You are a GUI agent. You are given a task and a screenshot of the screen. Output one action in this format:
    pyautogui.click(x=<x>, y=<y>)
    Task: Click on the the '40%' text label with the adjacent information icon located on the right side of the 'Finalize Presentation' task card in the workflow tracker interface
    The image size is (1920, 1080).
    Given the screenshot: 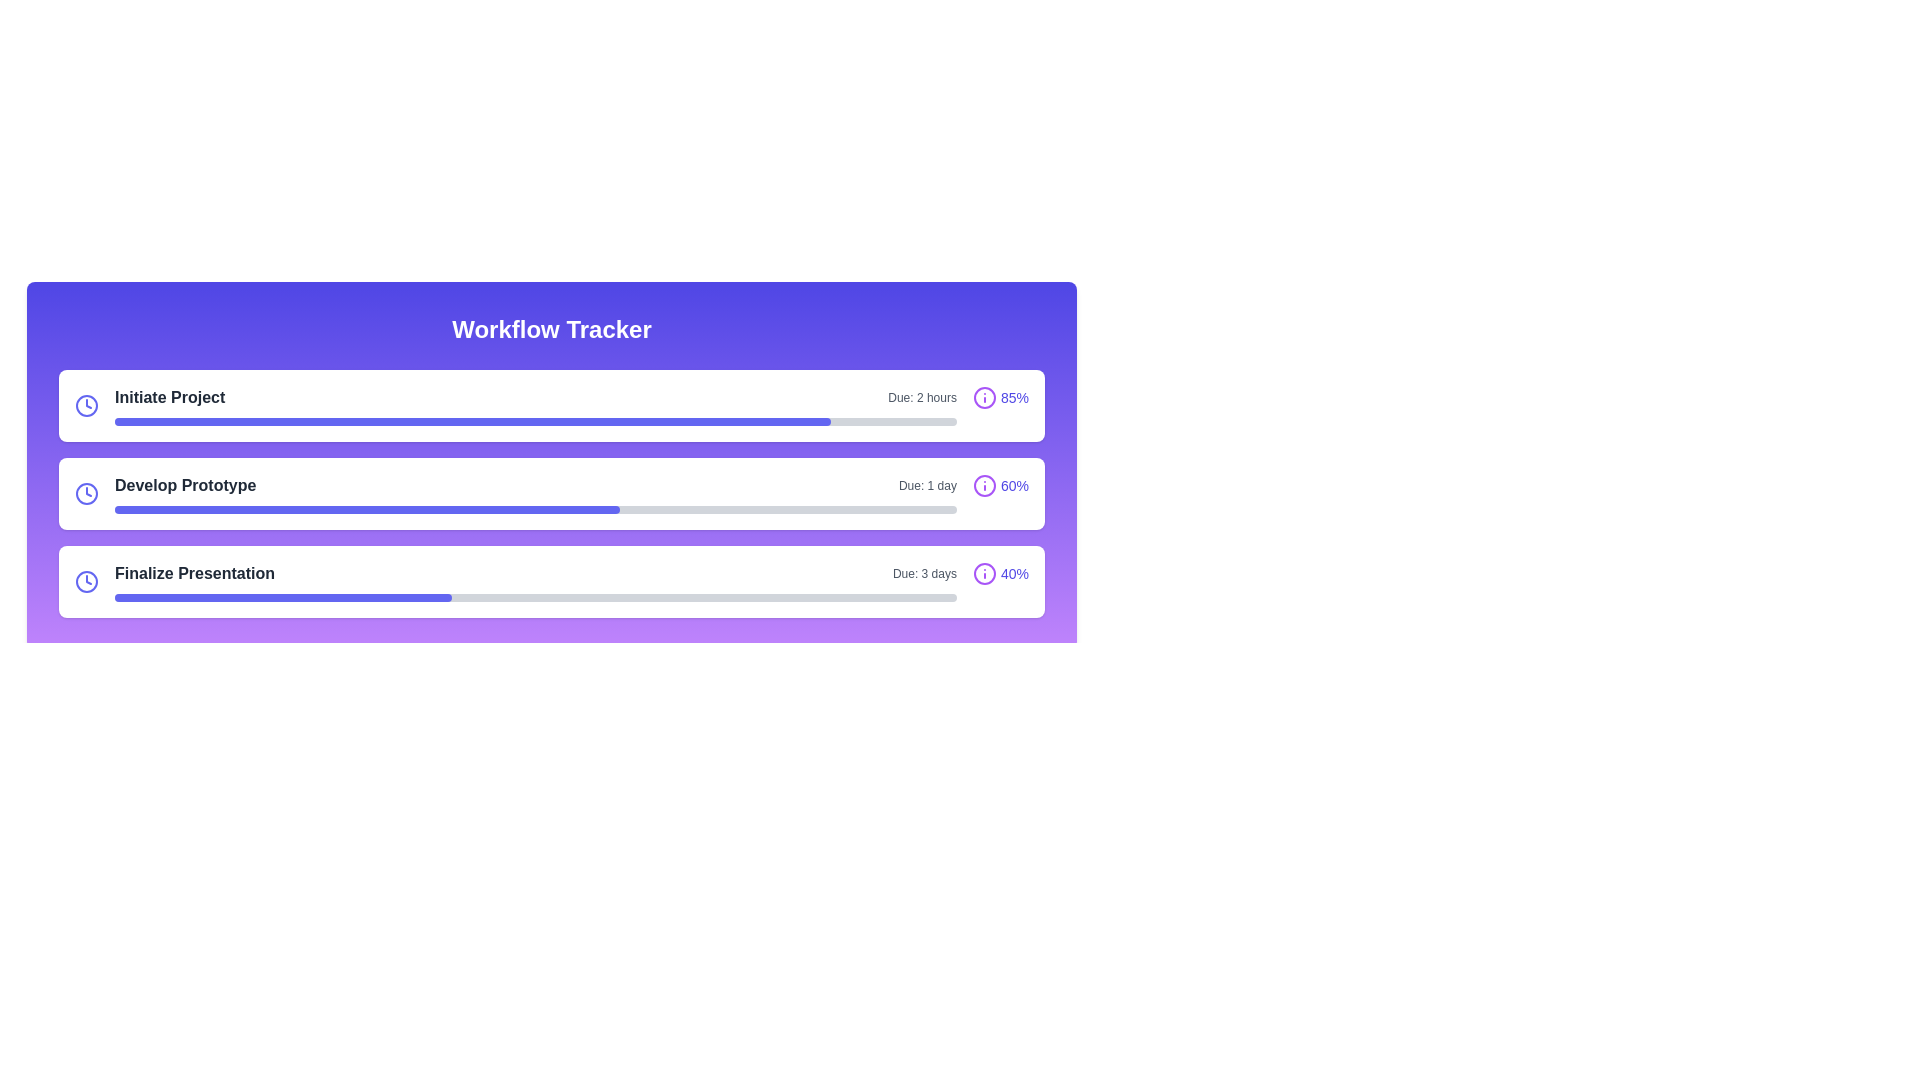 What is the action you would take?
    pyautogui.click(x=1000, y=574)
    